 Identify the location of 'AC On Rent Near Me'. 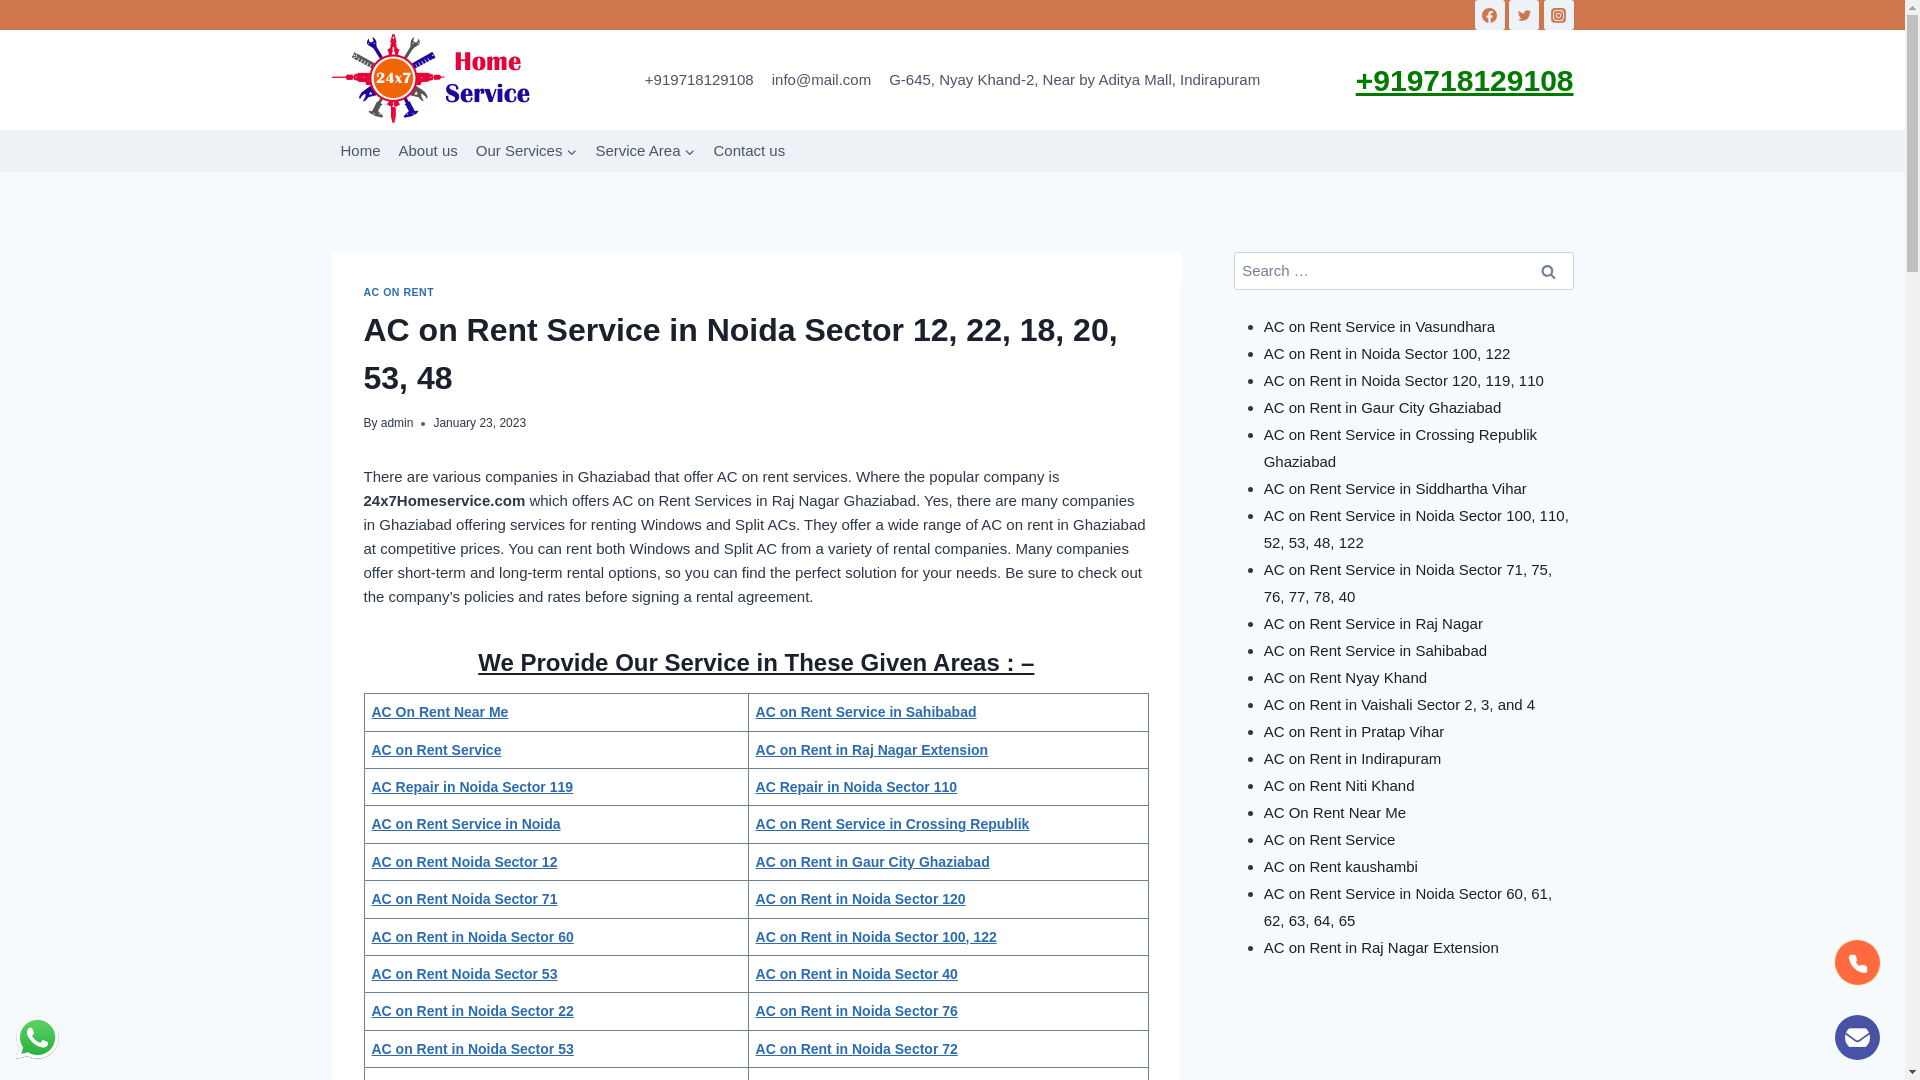
(372, 711).